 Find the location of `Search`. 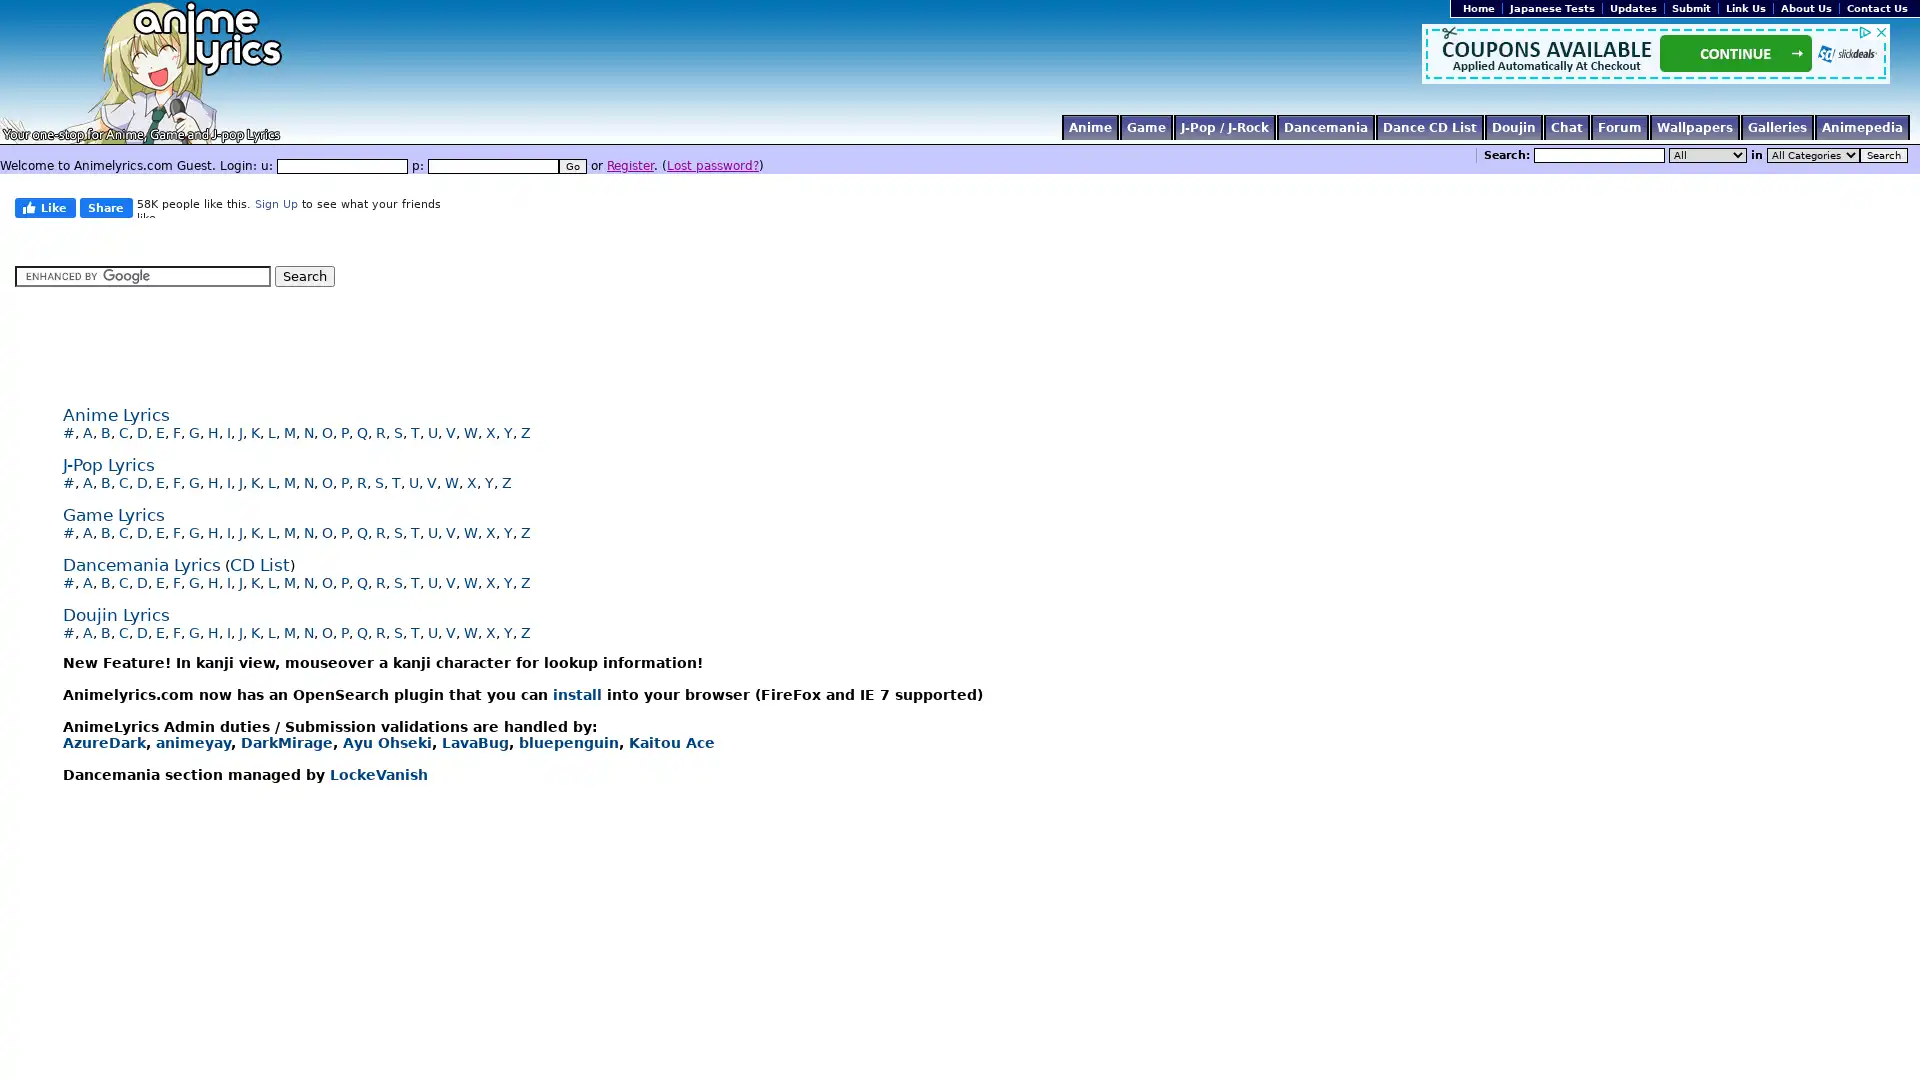

Search is located at coordinates (1882, 154).